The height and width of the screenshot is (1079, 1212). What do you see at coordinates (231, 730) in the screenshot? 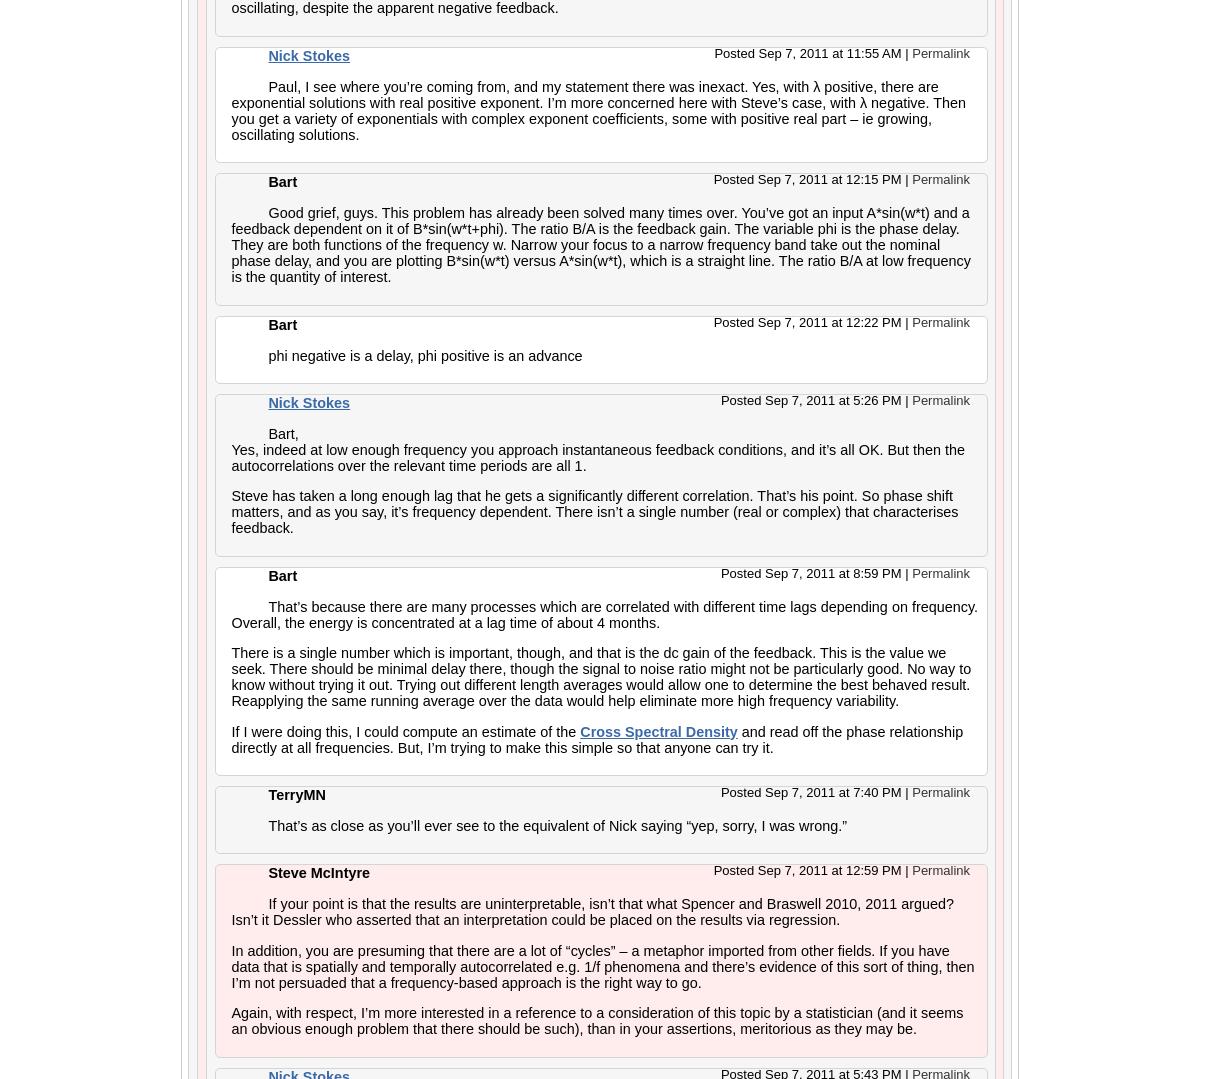
I see `'If I were doing this, I could compute an estimate of the'` at bounding box center [231, 730].